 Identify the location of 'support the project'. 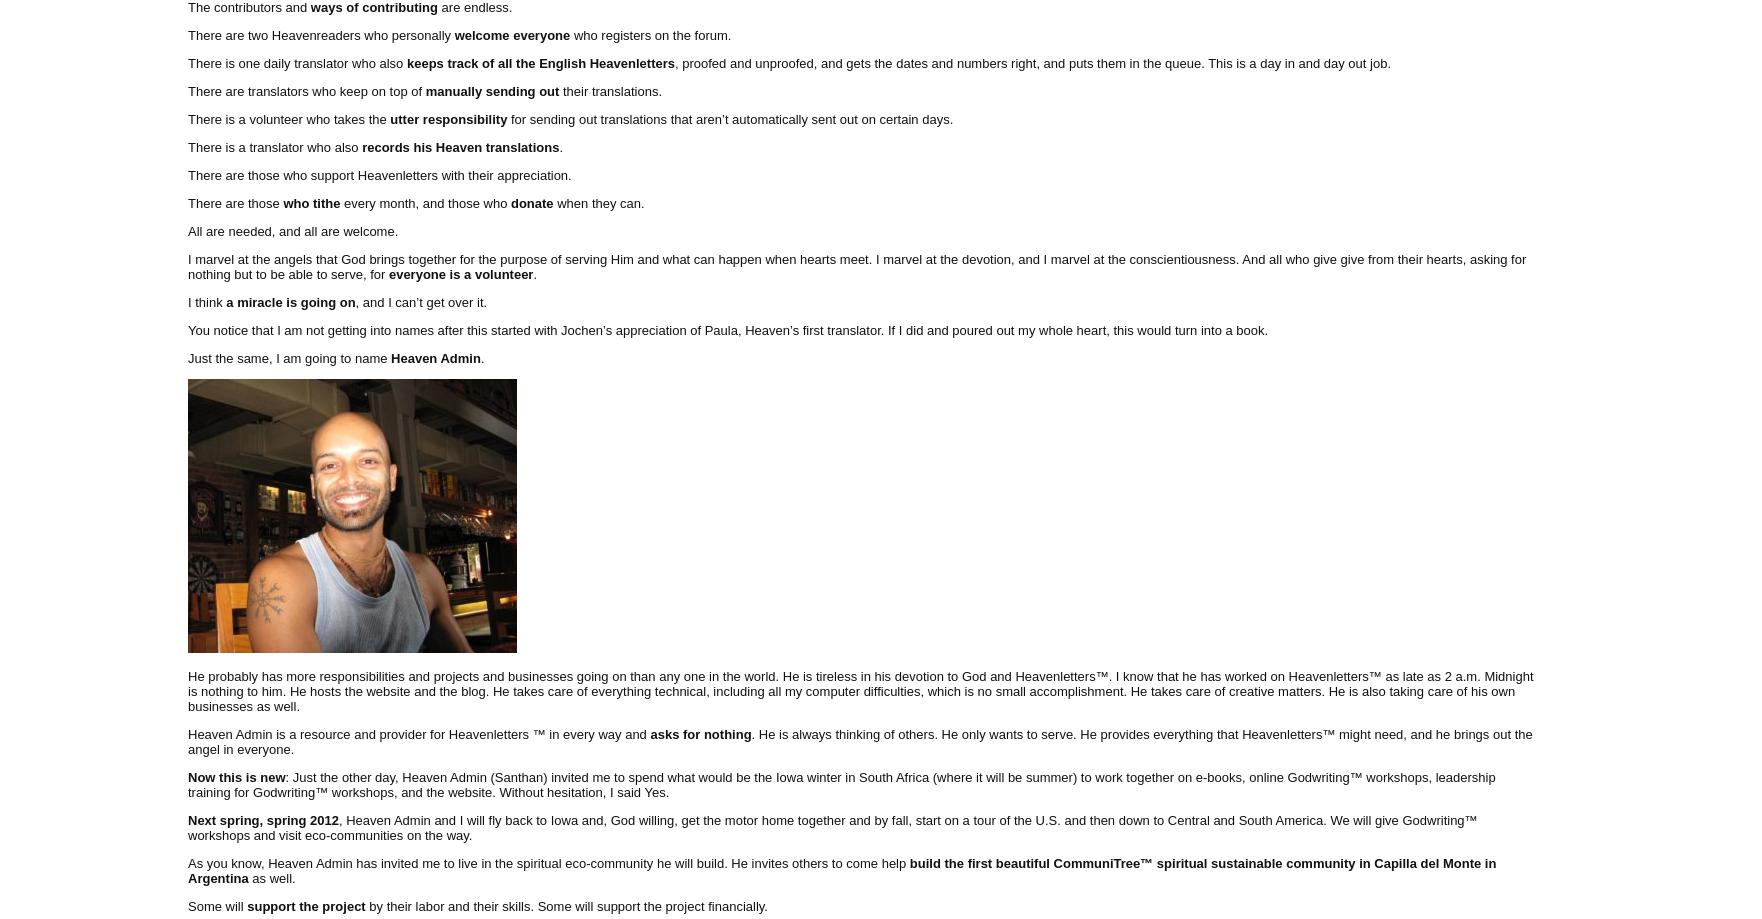
(307, 904).